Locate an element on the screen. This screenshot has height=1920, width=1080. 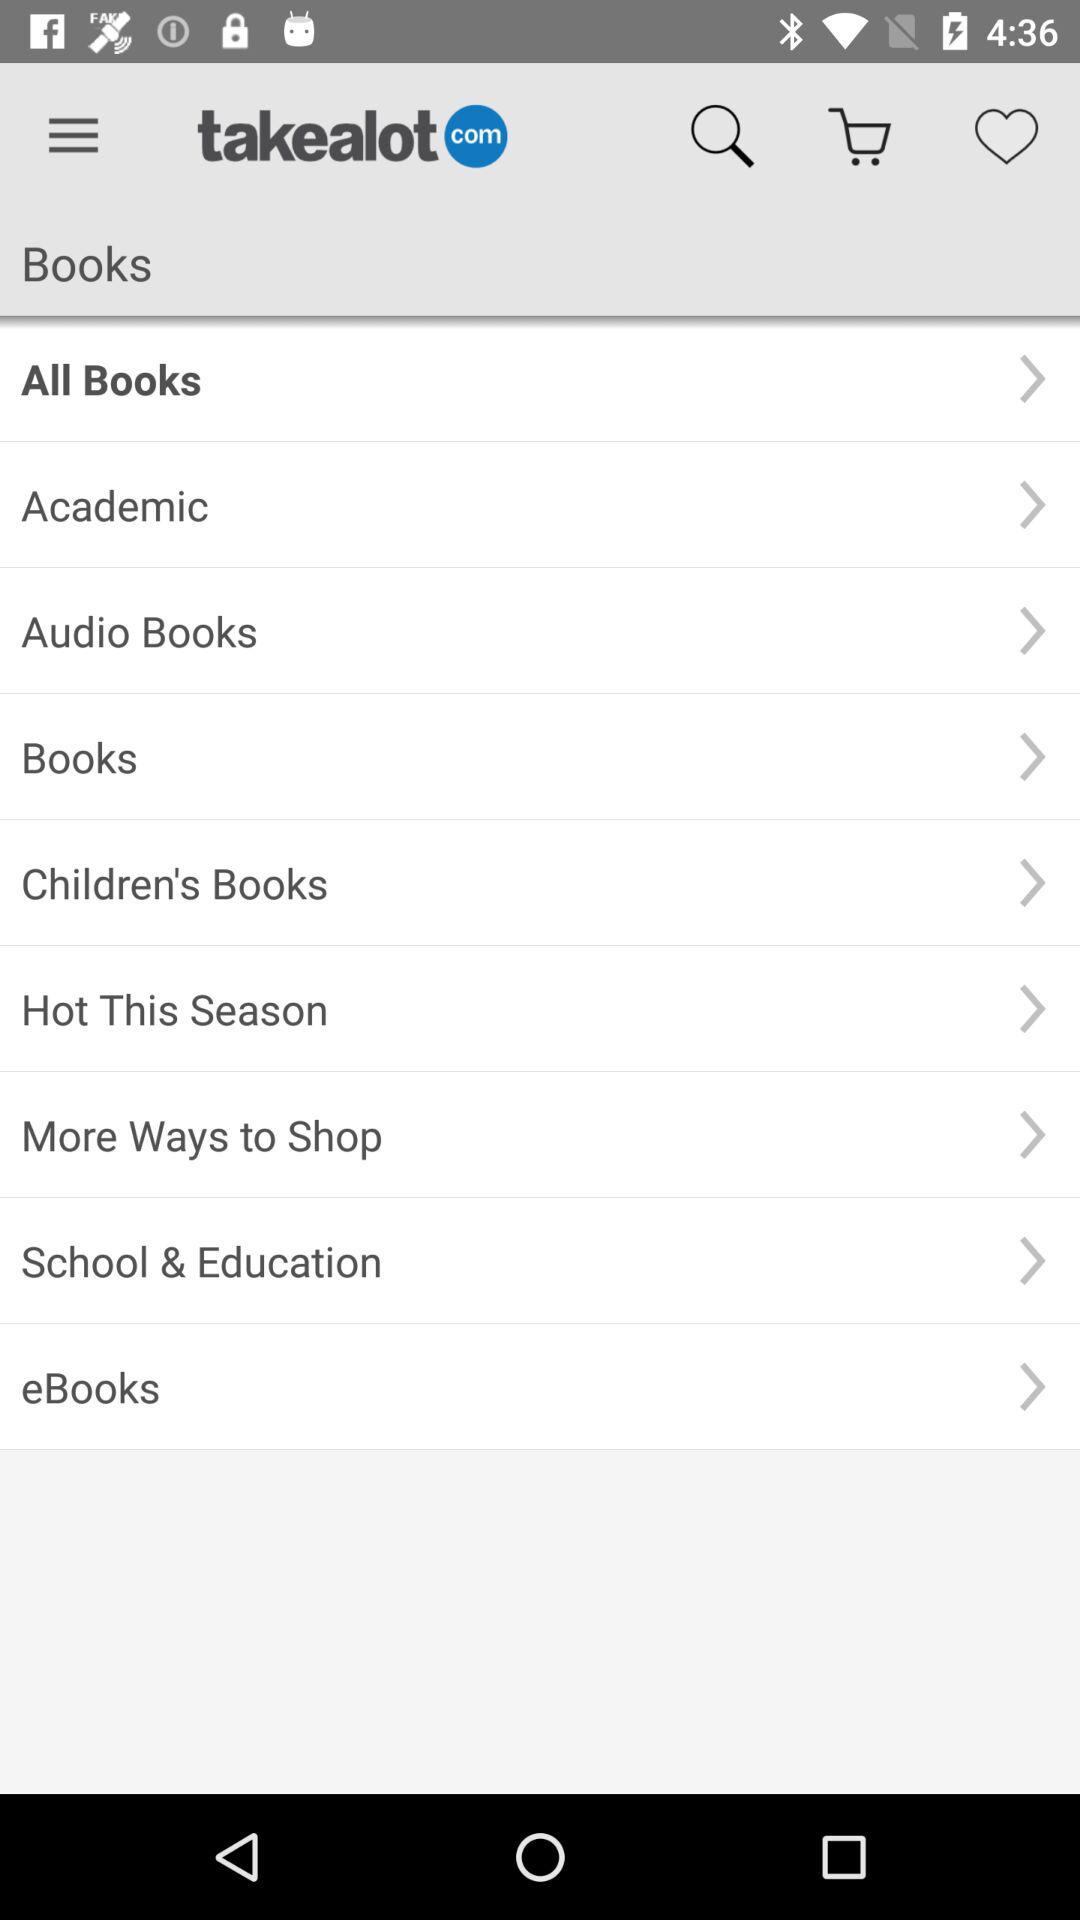
the ebooks item is located at coordinates (502, 1385).